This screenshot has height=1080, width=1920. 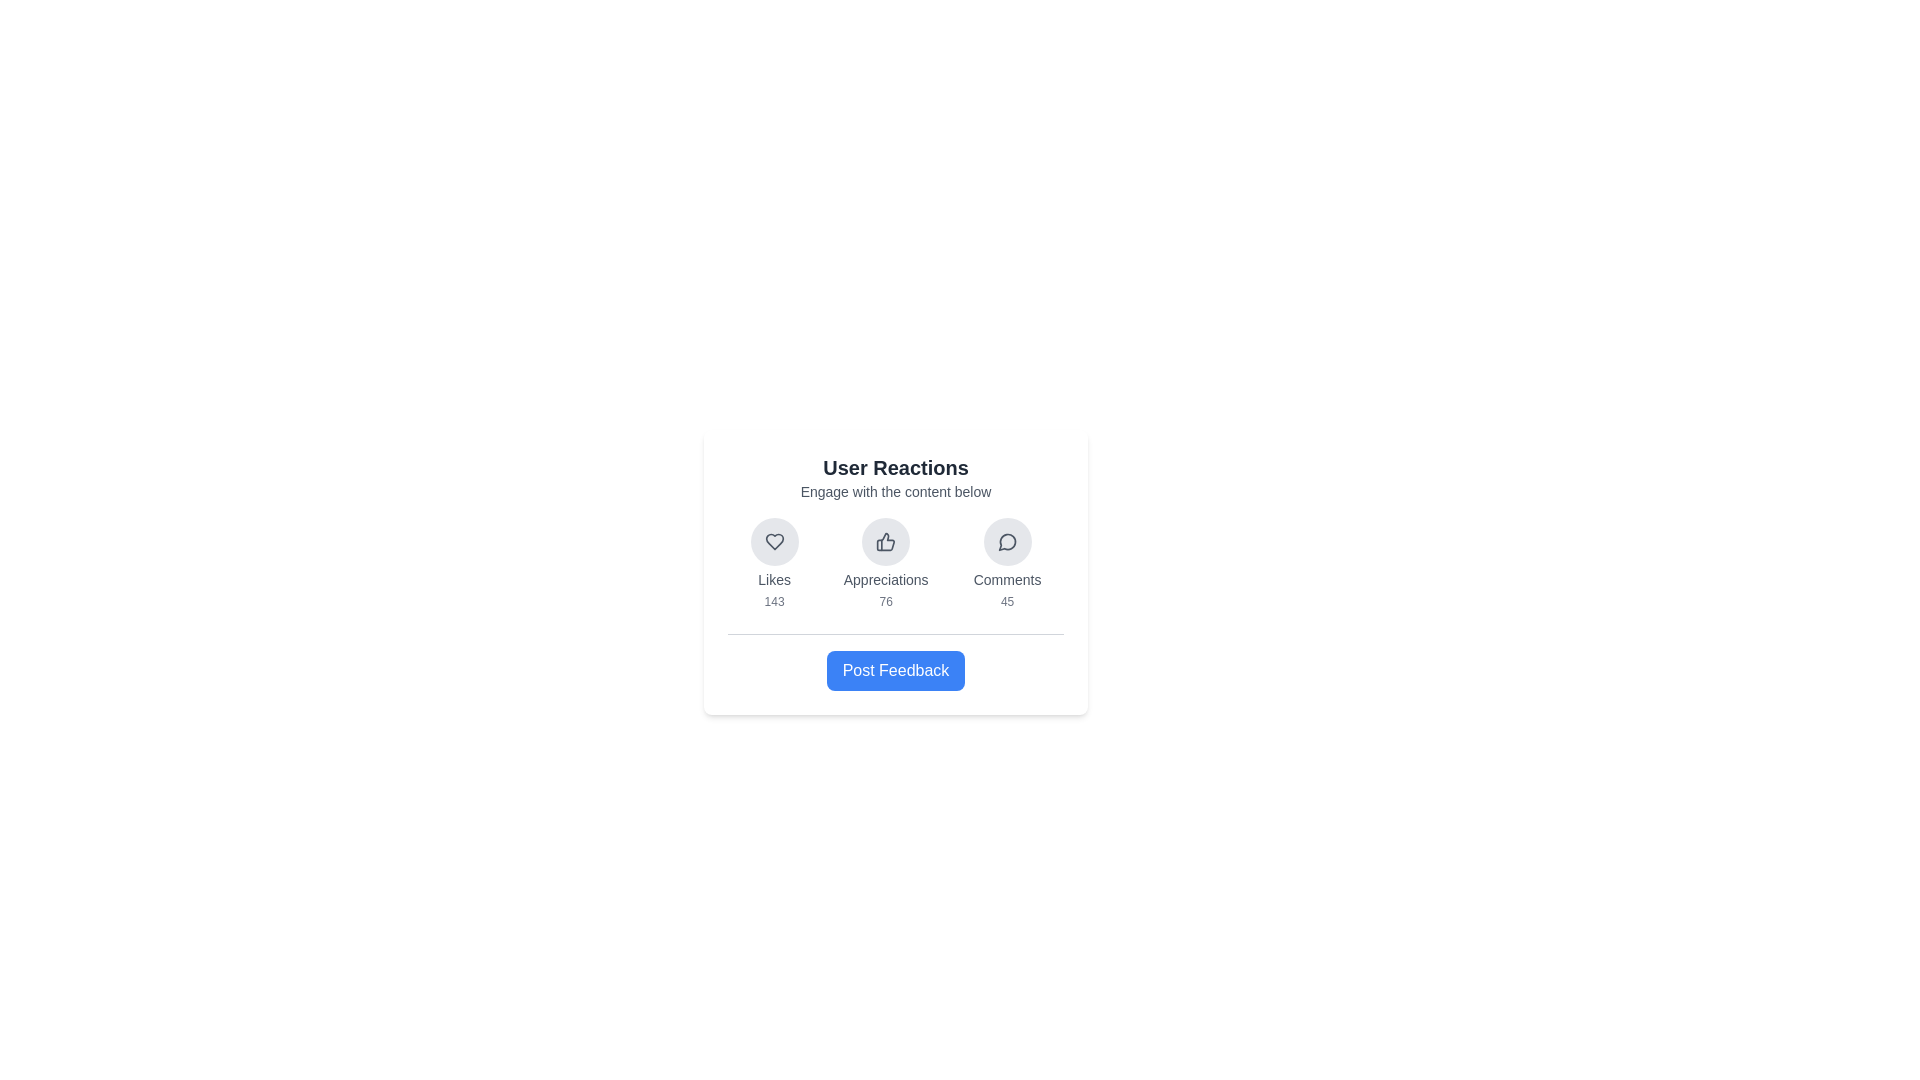 What do you see at coordinates (1007, 542) in the screenshot?
I see `the comment icon located in the third circular button of the user interaction options row, which is situated below the 'User Reactions' header` at bounding box center [1007, 542].